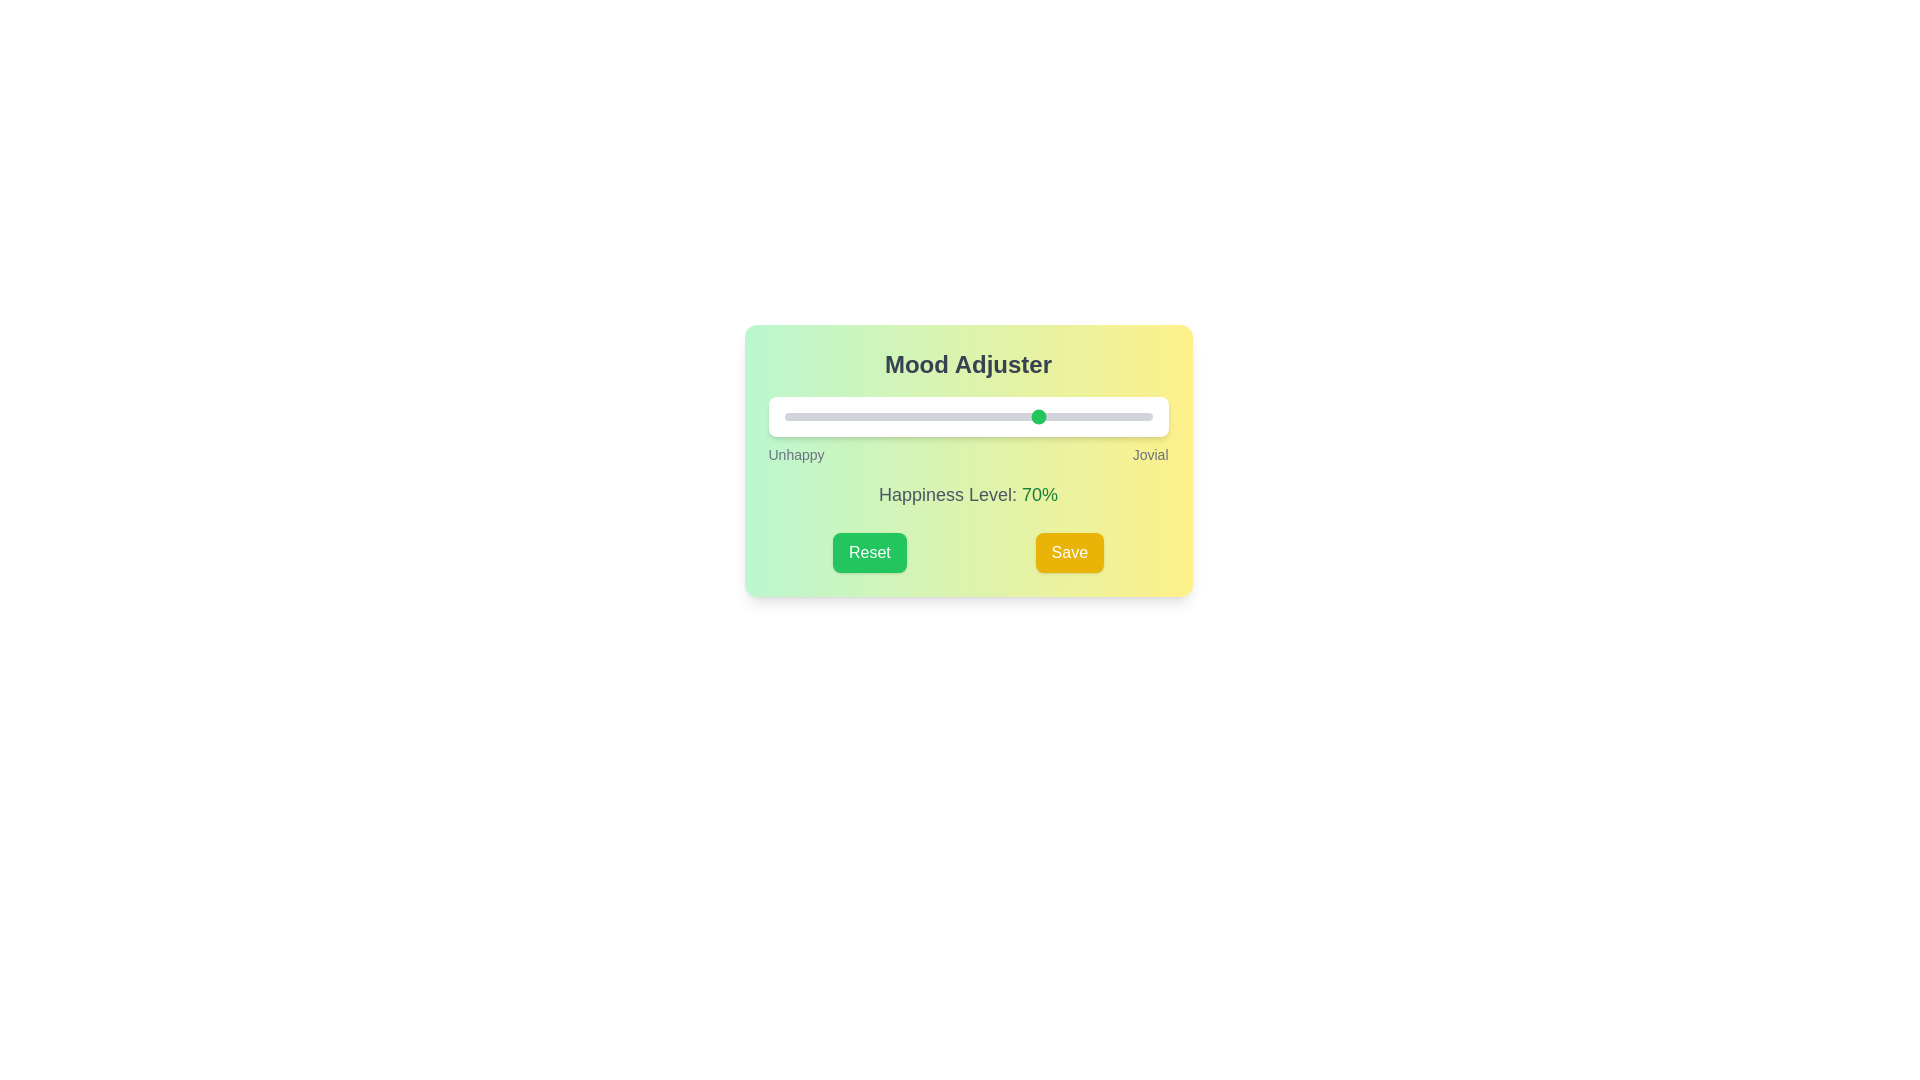 The image size is (1920, 1080). What do you see at coordinates (1114, 415) in the screenshot?
I see `the slider to set the happiness level to 90%` at bounding box center [1114, 415].